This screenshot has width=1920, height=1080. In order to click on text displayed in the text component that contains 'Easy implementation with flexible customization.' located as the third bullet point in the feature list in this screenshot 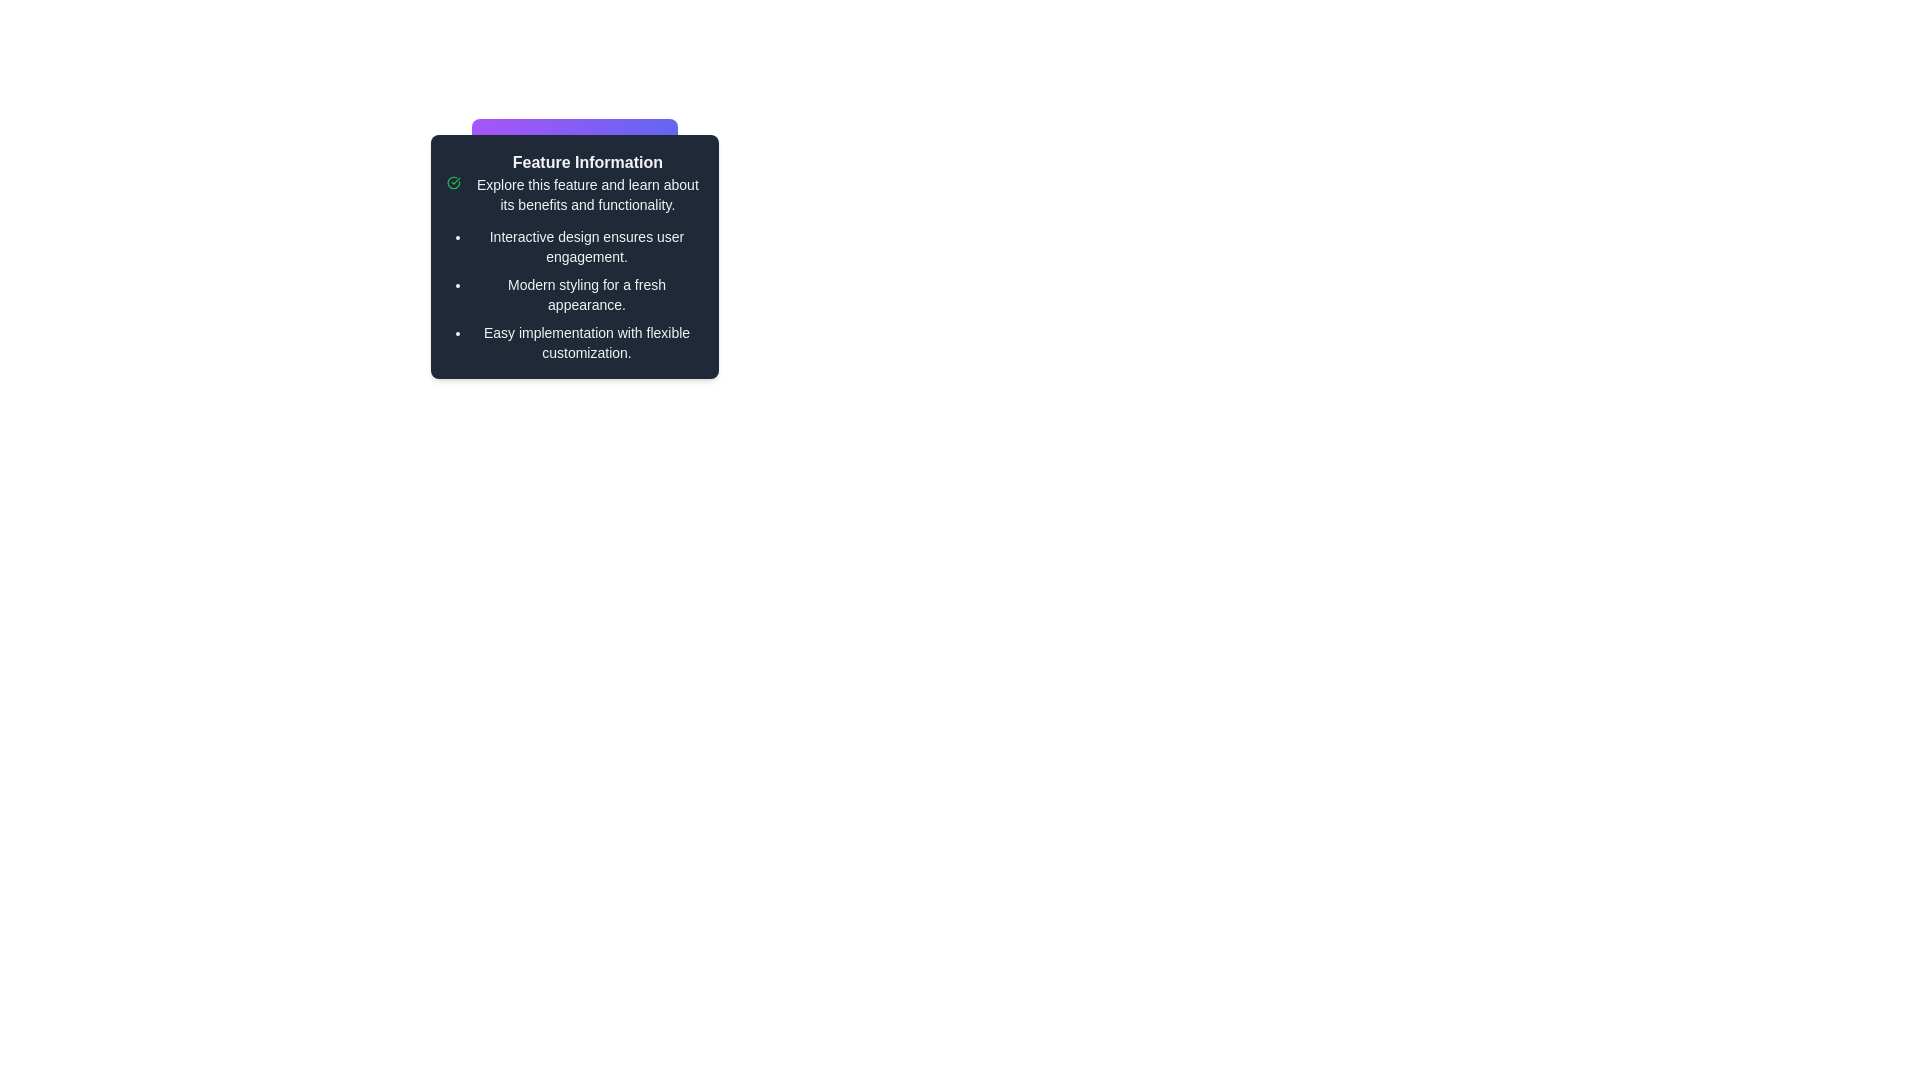, I will do `click(585, 342)`.